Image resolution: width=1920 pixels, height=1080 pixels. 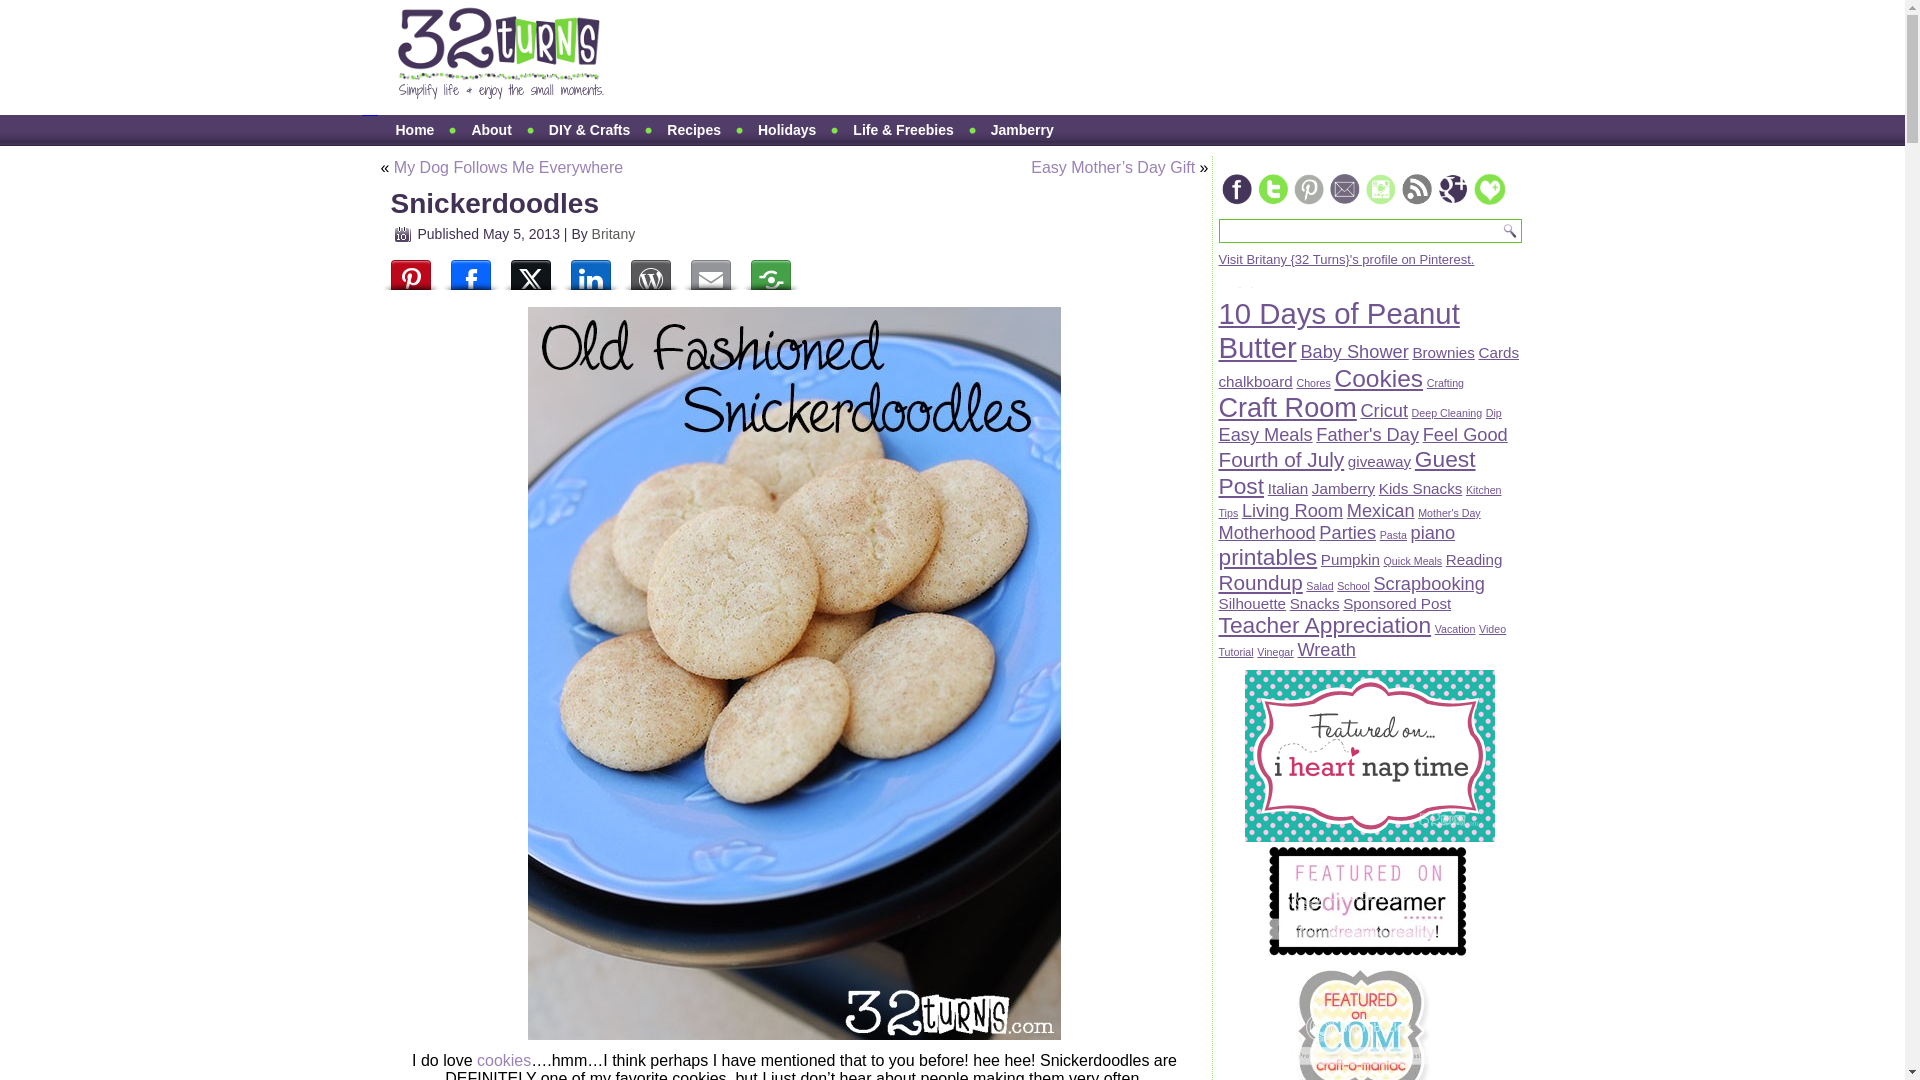 I want to click on 'Salad', so click(x=1319, y=585).